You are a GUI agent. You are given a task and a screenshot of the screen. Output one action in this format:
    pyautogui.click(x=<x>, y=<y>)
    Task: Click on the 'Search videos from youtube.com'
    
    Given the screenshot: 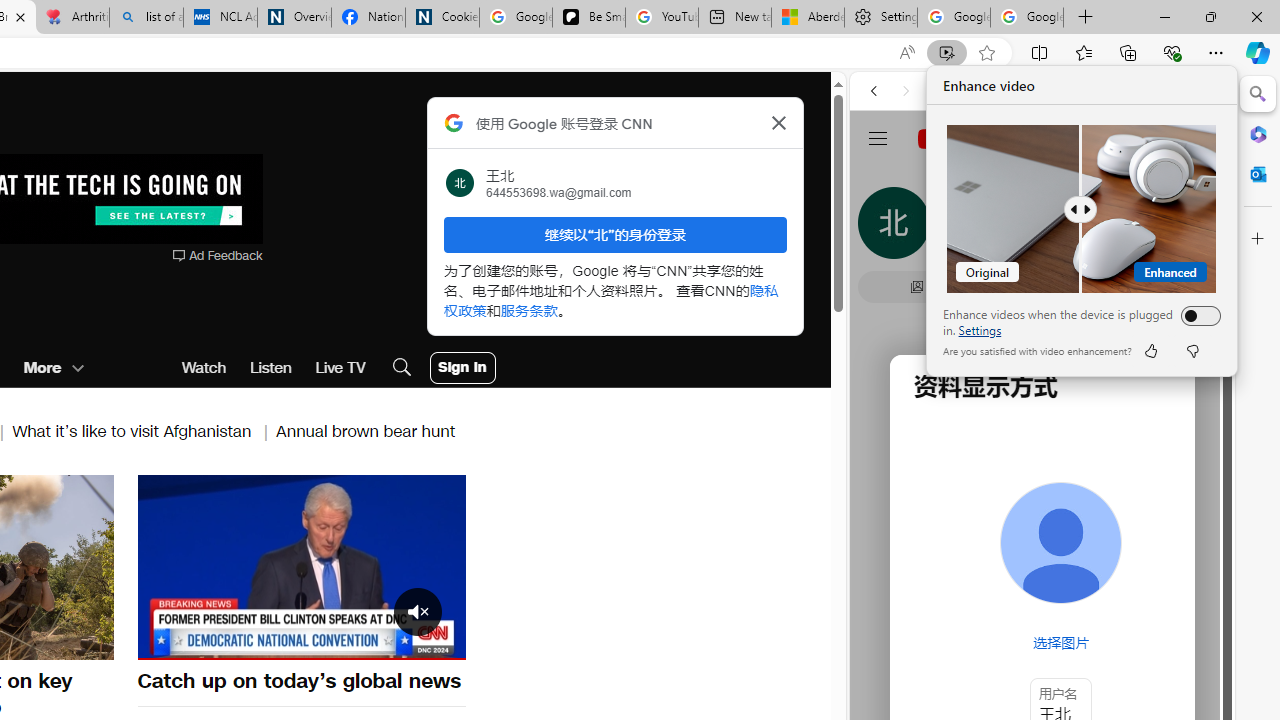 What is the action you would take?
    pyautogui.click(x=1006, y=658)
    